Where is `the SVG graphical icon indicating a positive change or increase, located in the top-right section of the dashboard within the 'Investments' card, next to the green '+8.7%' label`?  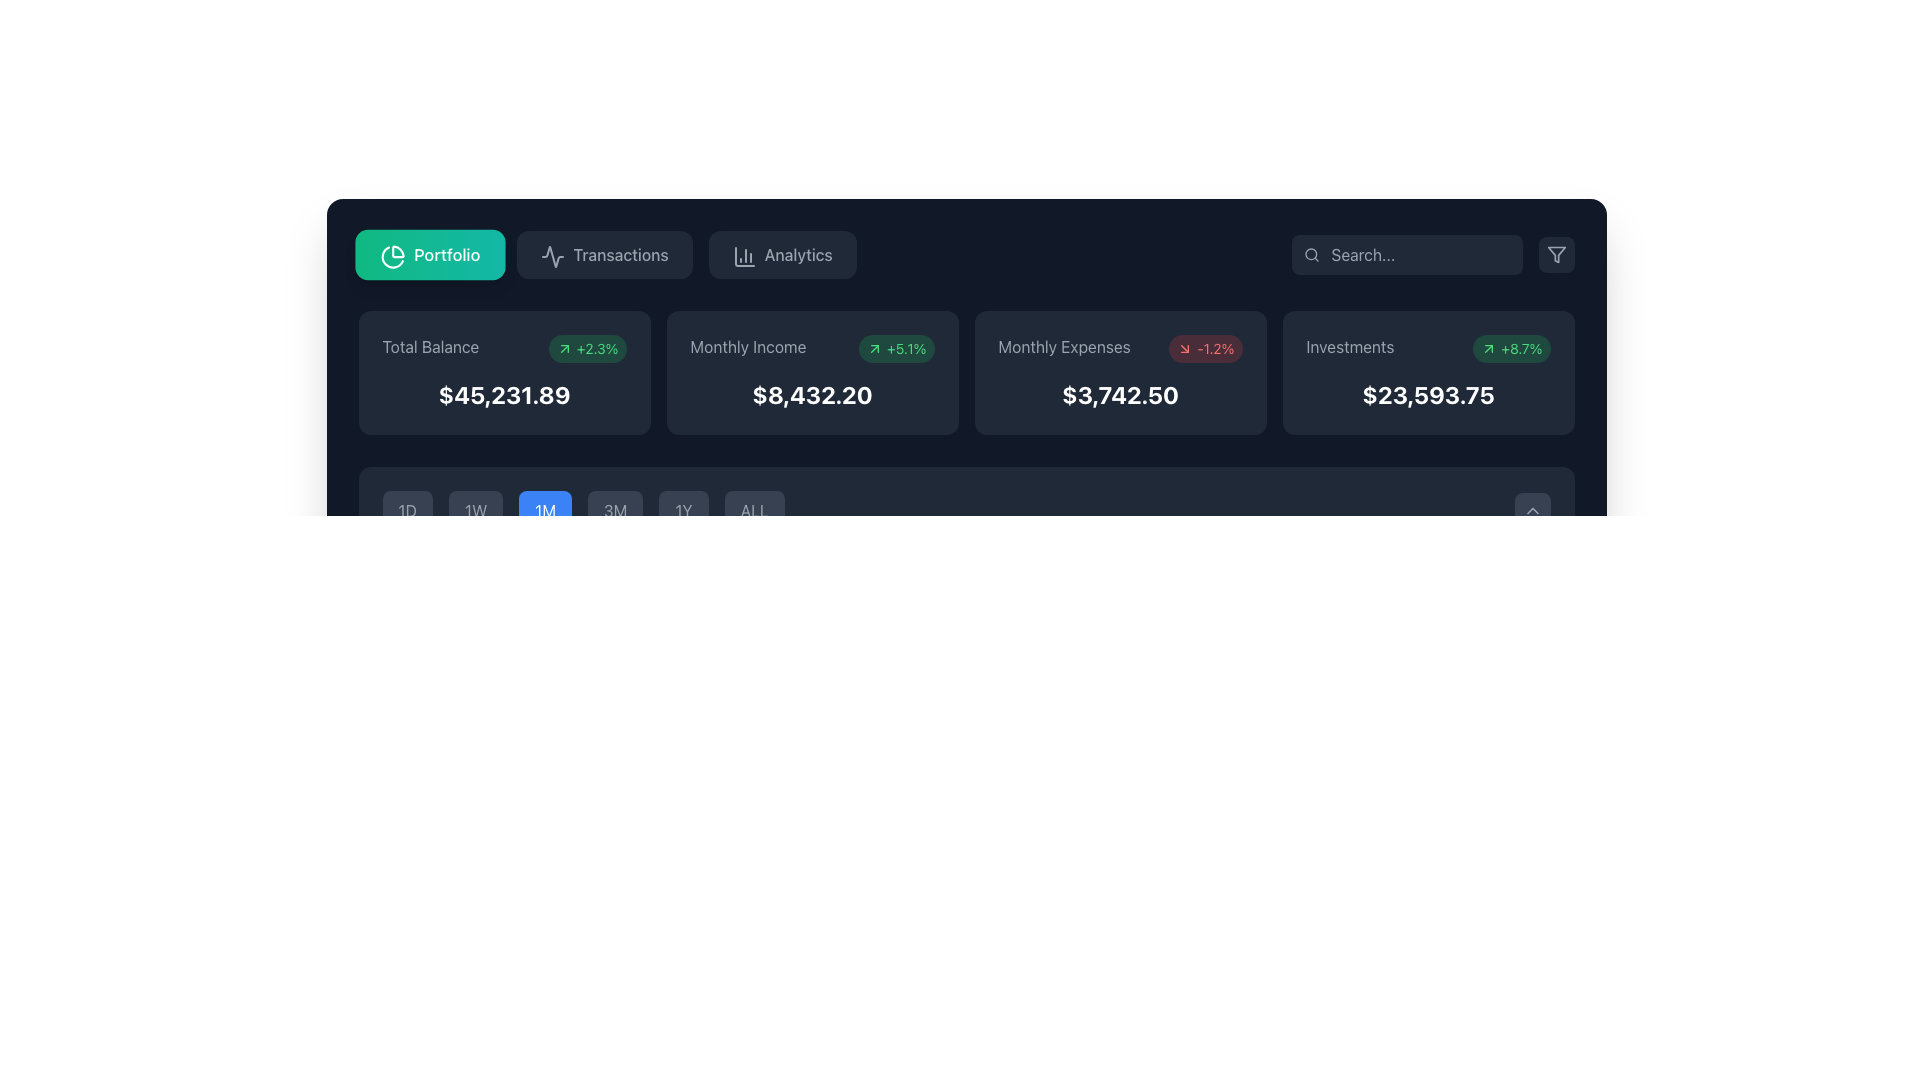 the SVG graphical icon indicating a positive change or increase, located in the top-right section of the dashboard within the 'Investments' card, next to the green '+8.7%' label is located at coordinates (1489, 347).